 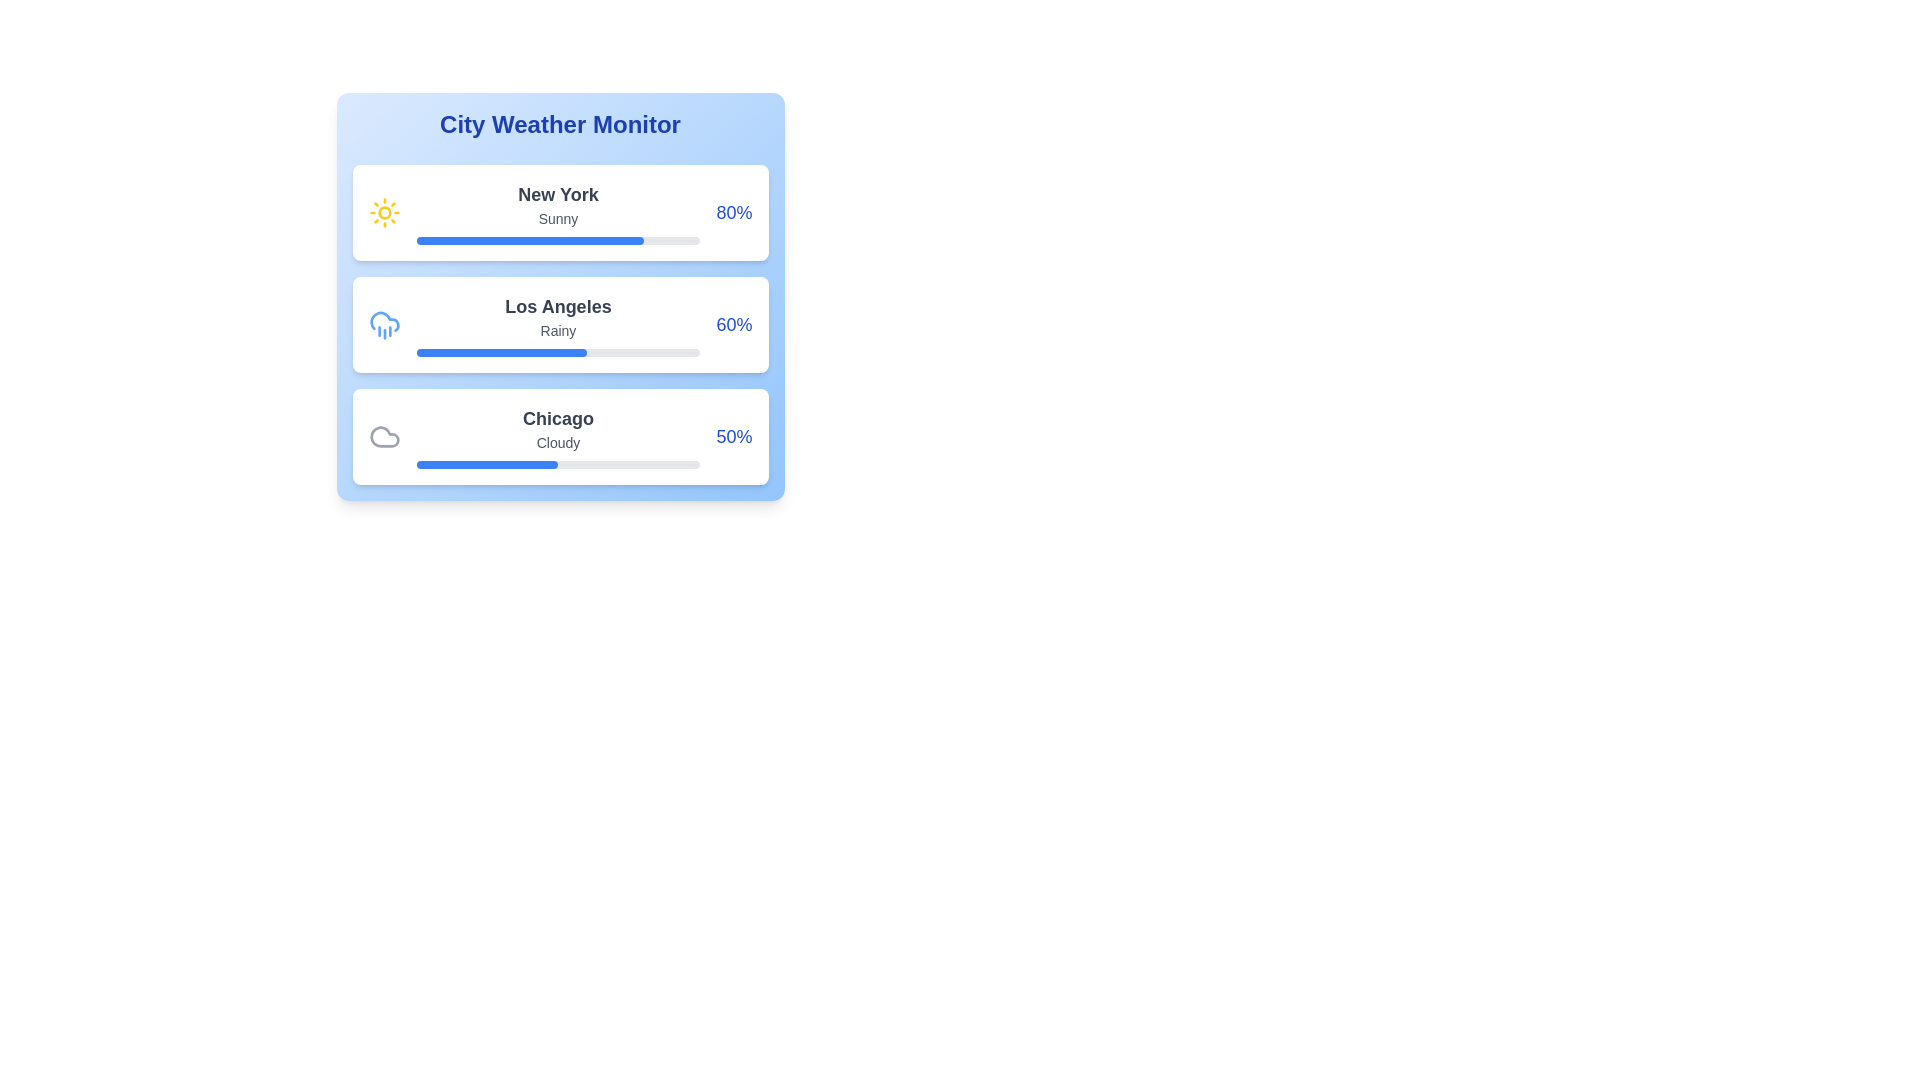 I want to click on the Text Label indicating the name of the city for weather data, which is located in the third row of the weather monitoring interface, aligned to the left side and above the text 'Cloudy', so click(x=558, y=418).